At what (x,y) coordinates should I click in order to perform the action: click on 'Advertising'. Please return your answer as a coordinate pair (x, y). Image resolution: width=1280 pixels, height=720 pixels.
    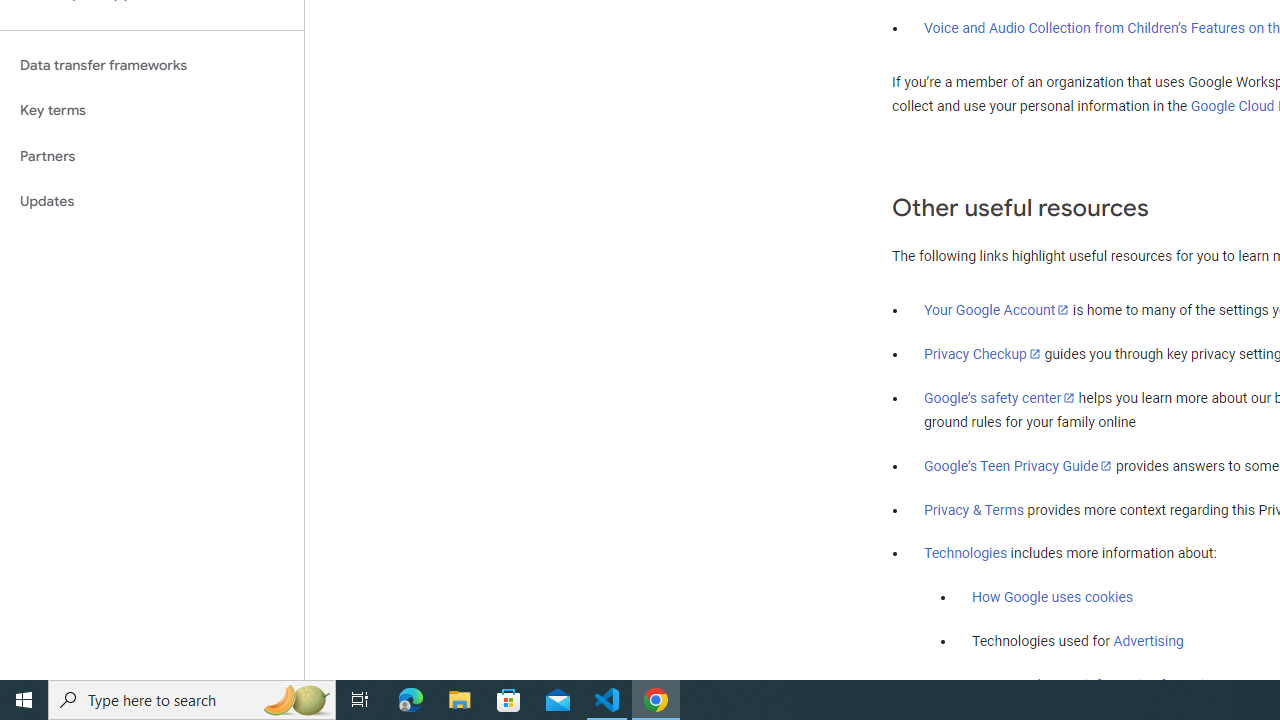
    Looking at the image, I should click on (1148, 641).